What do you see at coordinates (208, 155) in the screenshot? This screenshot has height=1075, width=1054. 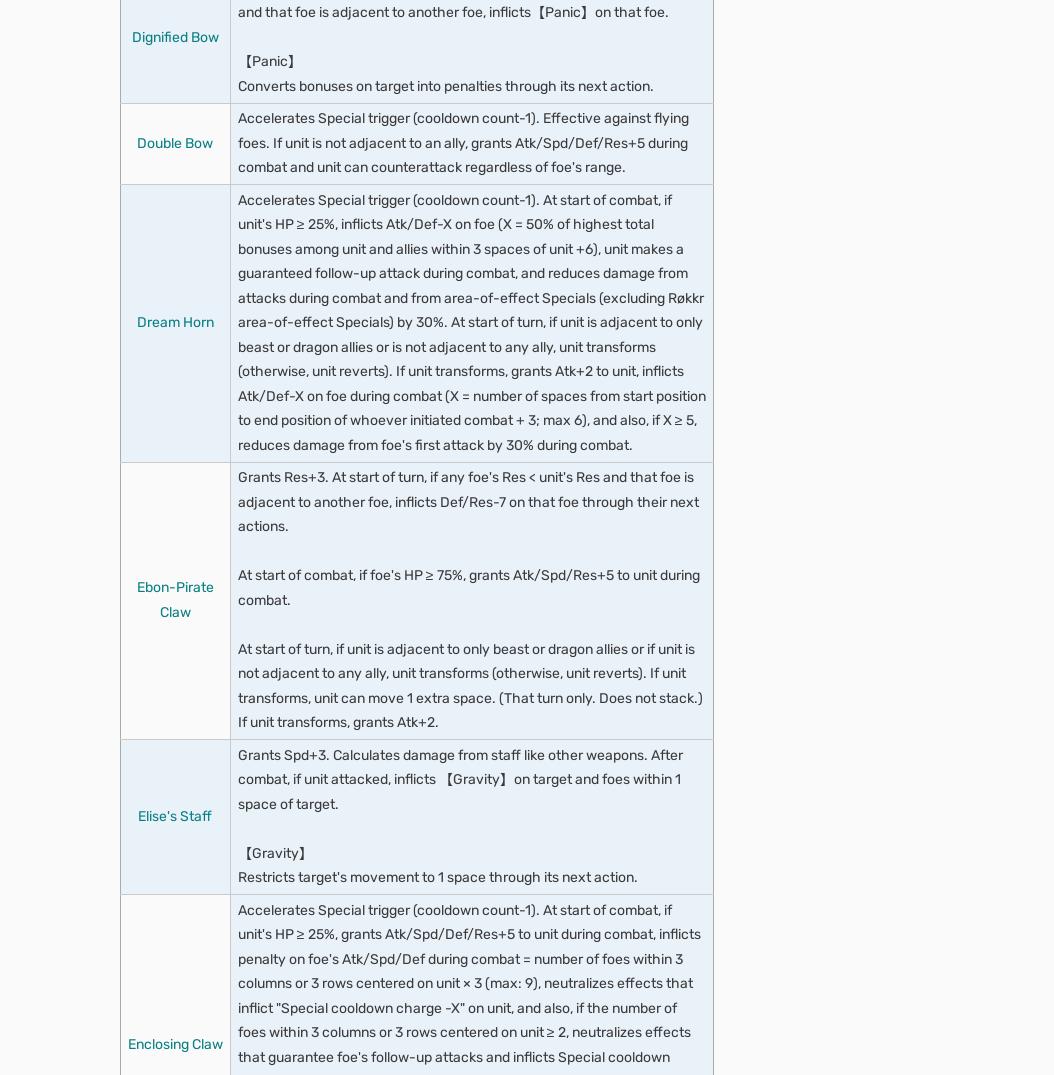 I see `'With Everyone!'` at bounding box center [208, 155].